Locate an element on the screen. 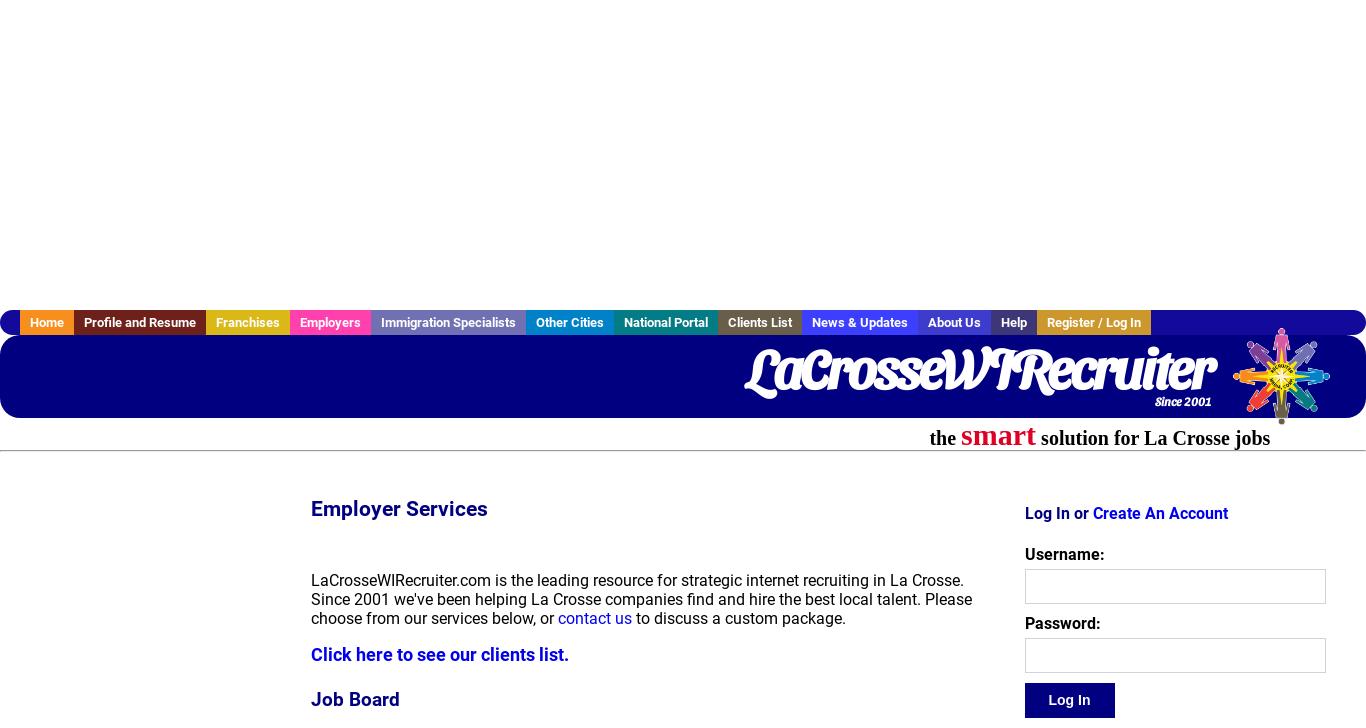 The height and width of the screenshot is (728, 1366). 'Since 2001' is located at coordinates (1182, 400).